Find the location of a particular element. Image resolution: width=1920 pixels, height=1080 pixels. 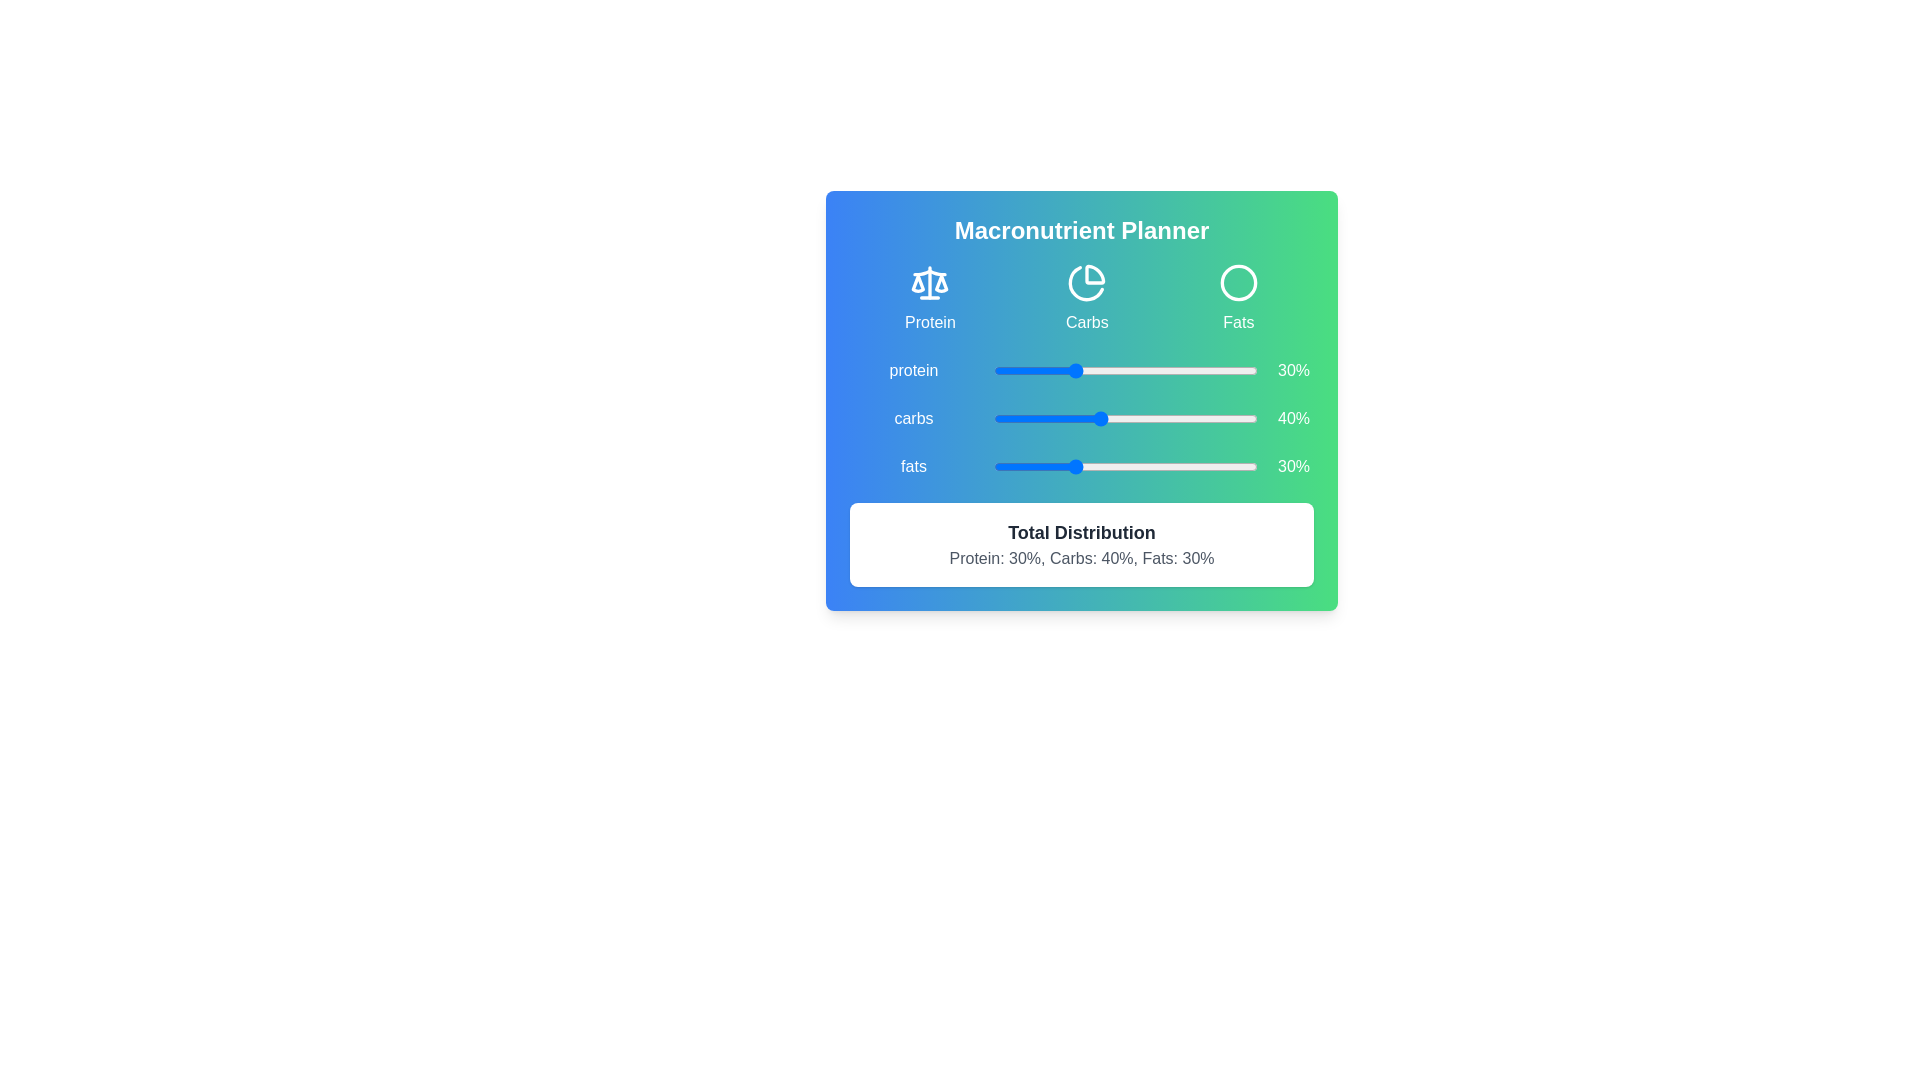

the Informational section with icons and text that displays 'Protein', 'Carbs', and 'Fats' within the 'Macronutrient Planner' card is located at coordinates (1080, 299).